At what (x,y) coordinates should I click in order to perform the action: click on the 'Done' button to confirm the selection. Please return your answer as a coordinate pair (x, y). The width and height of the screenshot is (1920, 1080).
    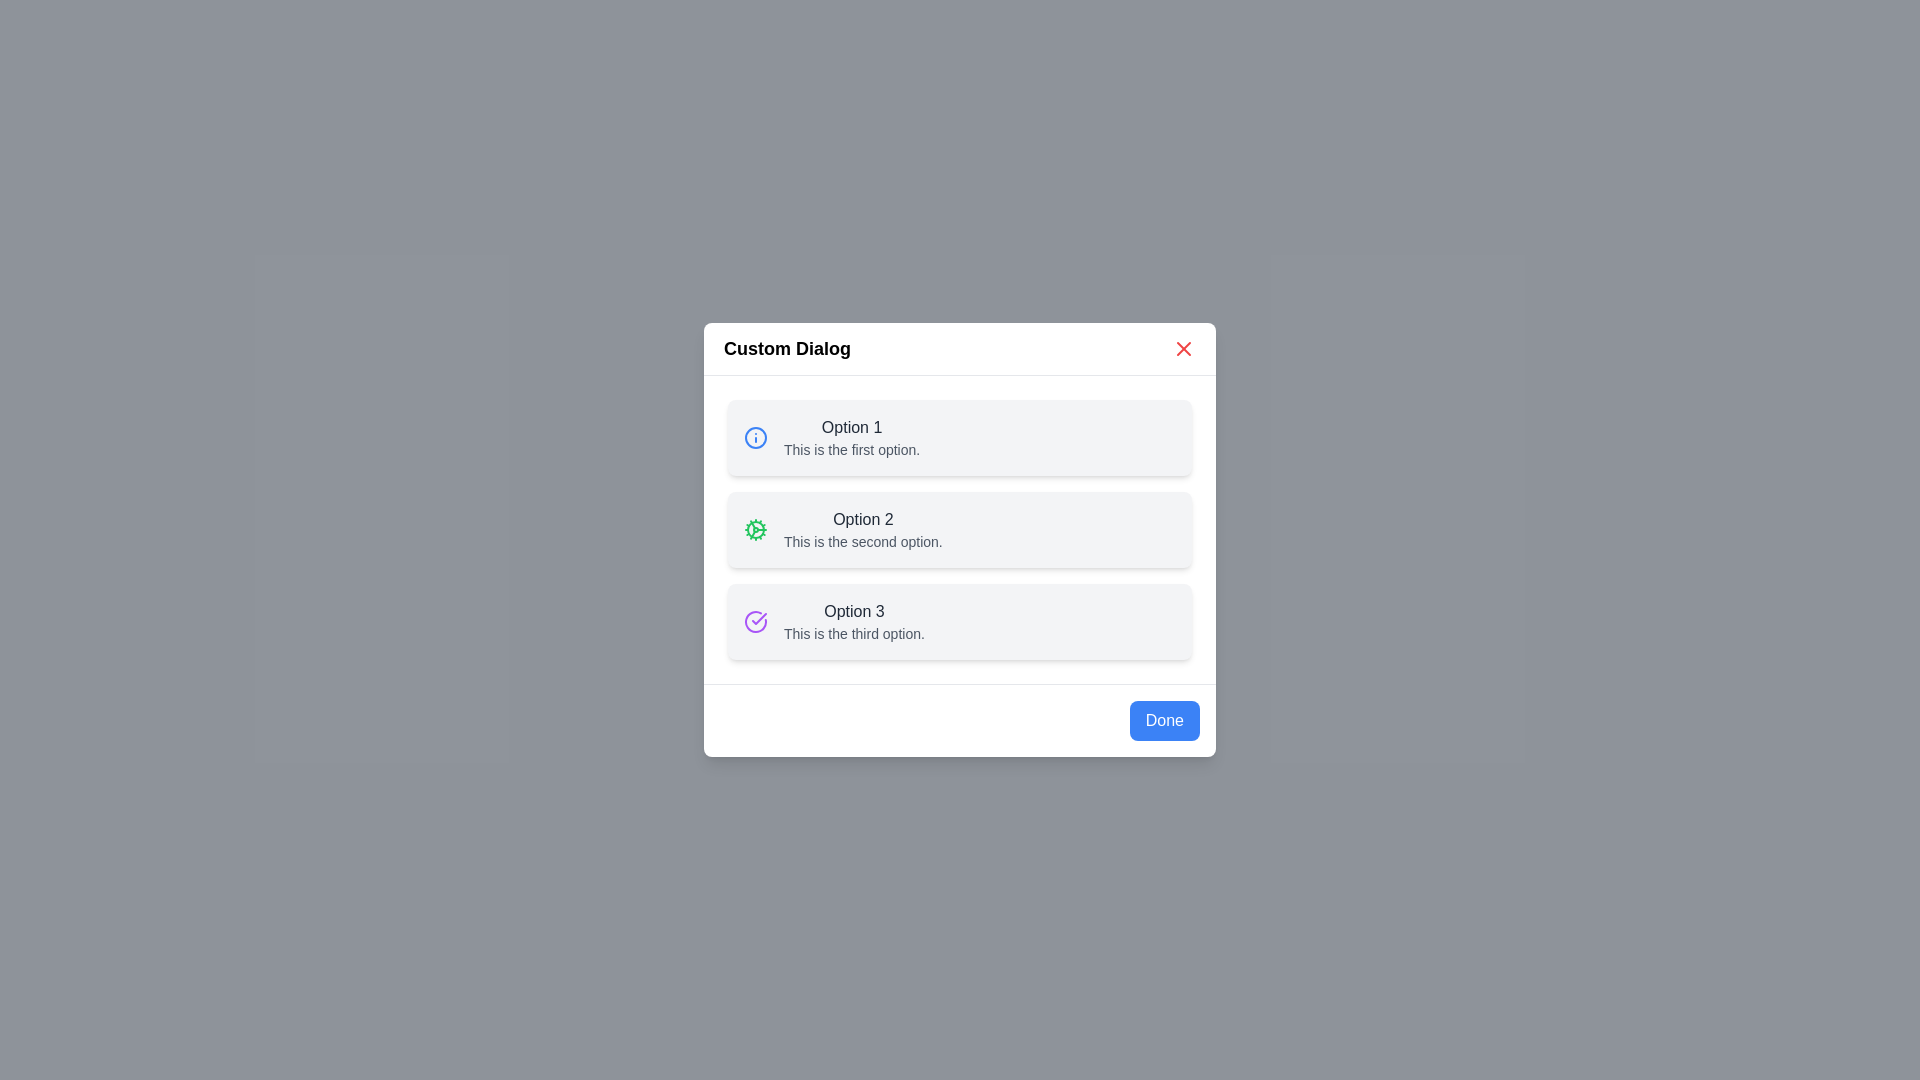
    Looking at the image, I should click on (1164, 721).